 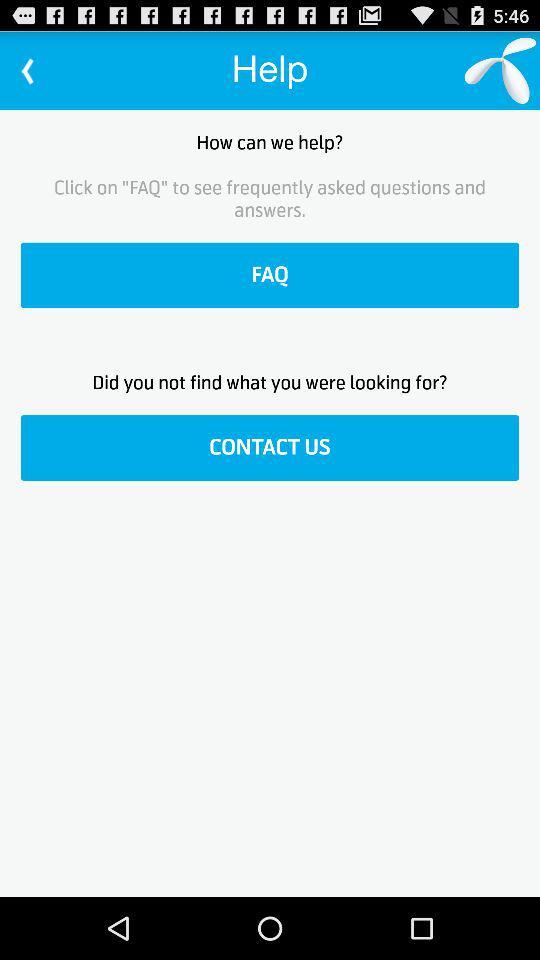 I want to click on the icon below did you not, so click(x=270, y=447).